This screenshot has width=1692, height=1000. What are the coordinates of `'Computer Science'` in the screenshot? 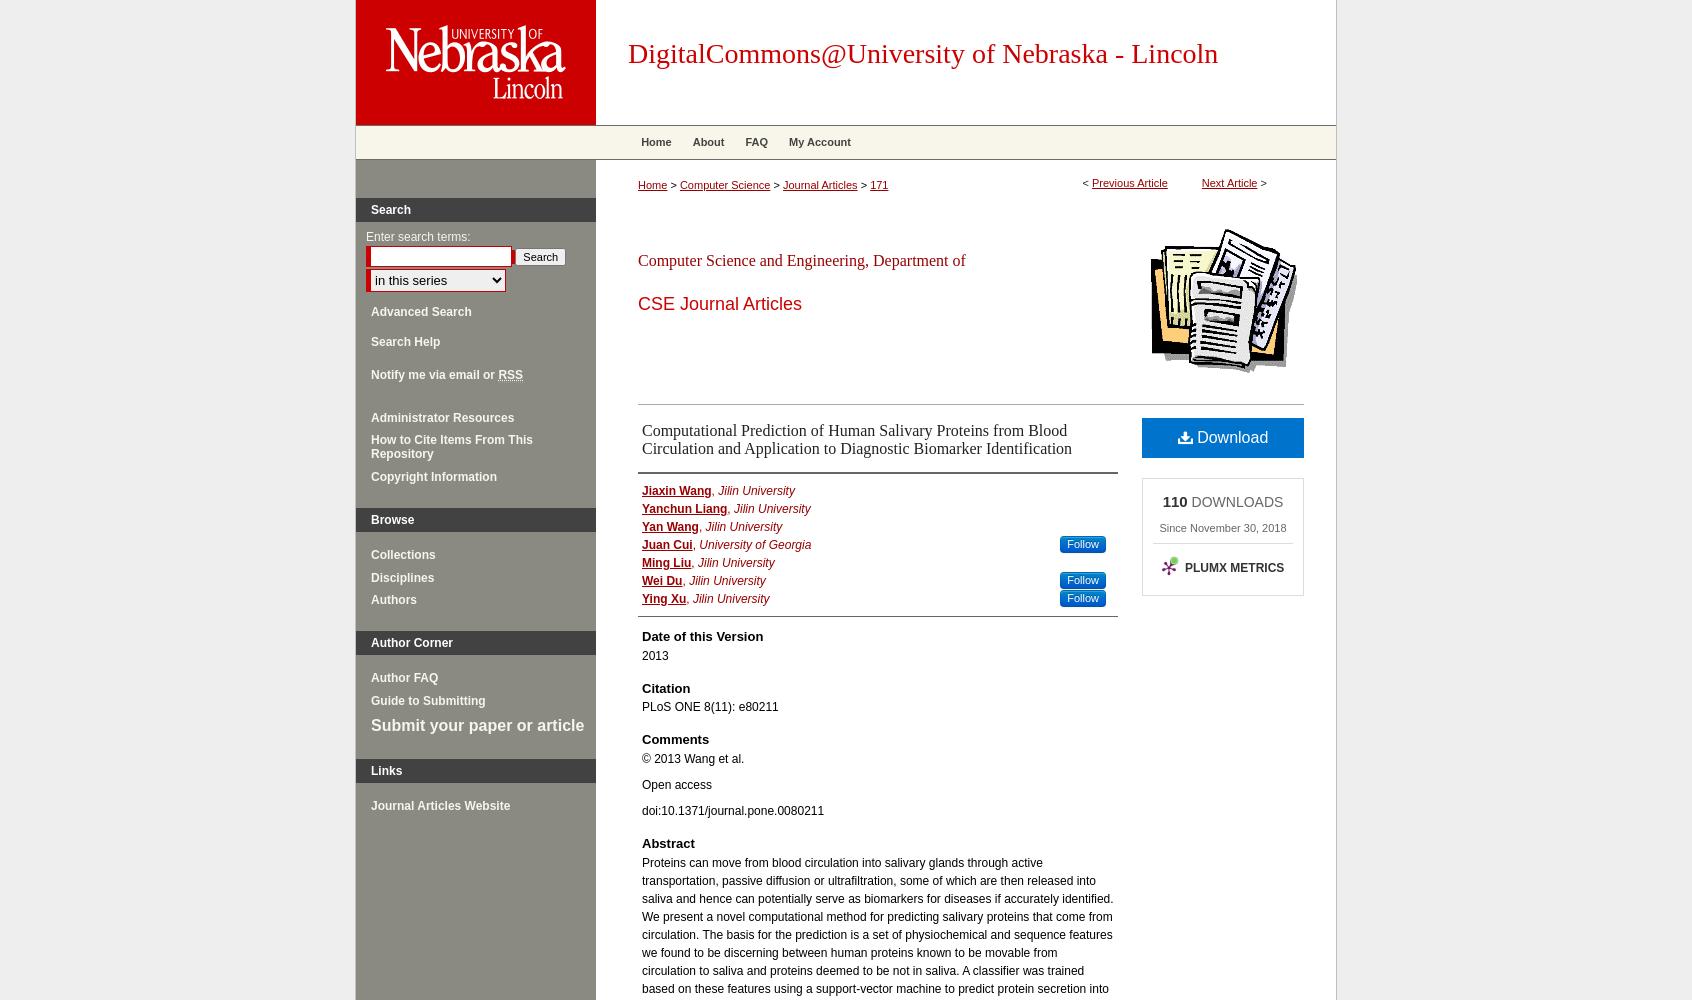 It's located at (723, 185).